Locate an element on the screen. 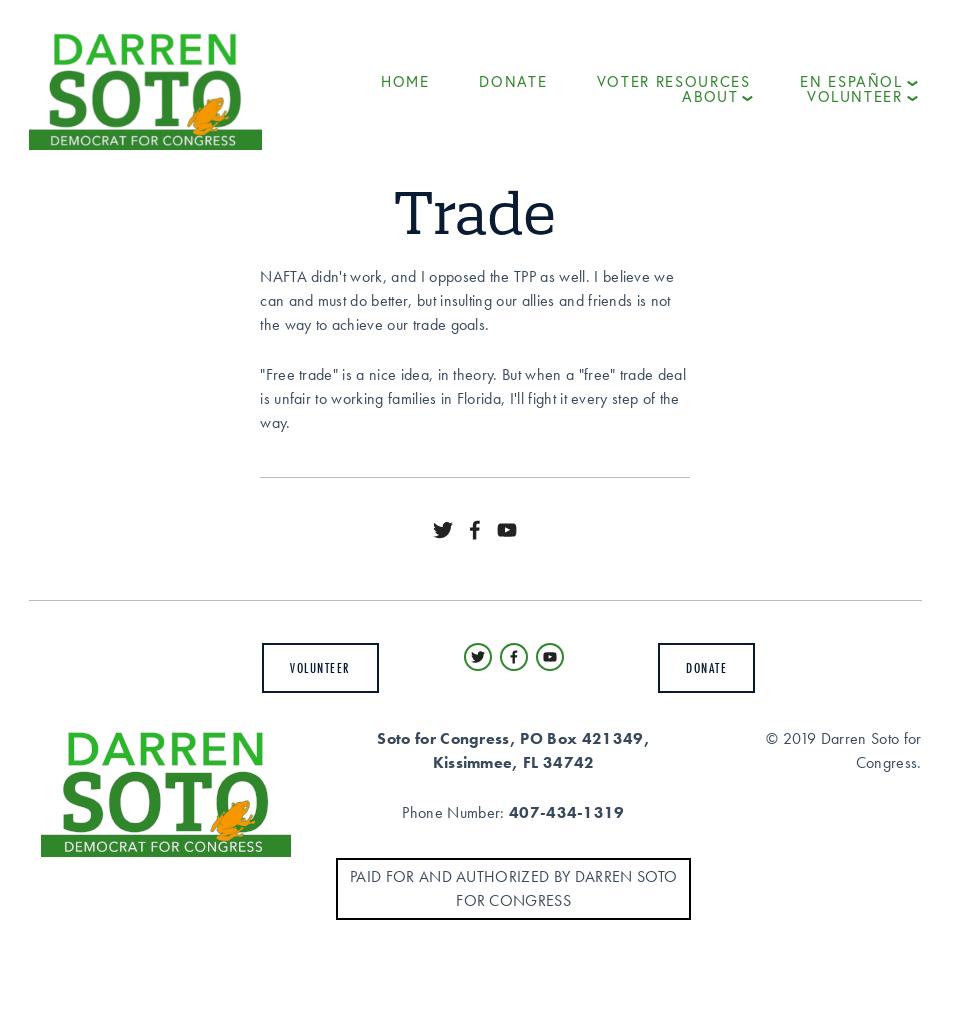 This screenshot has height=1014, width=960. 'Home' is located at coordinates (380, 80).